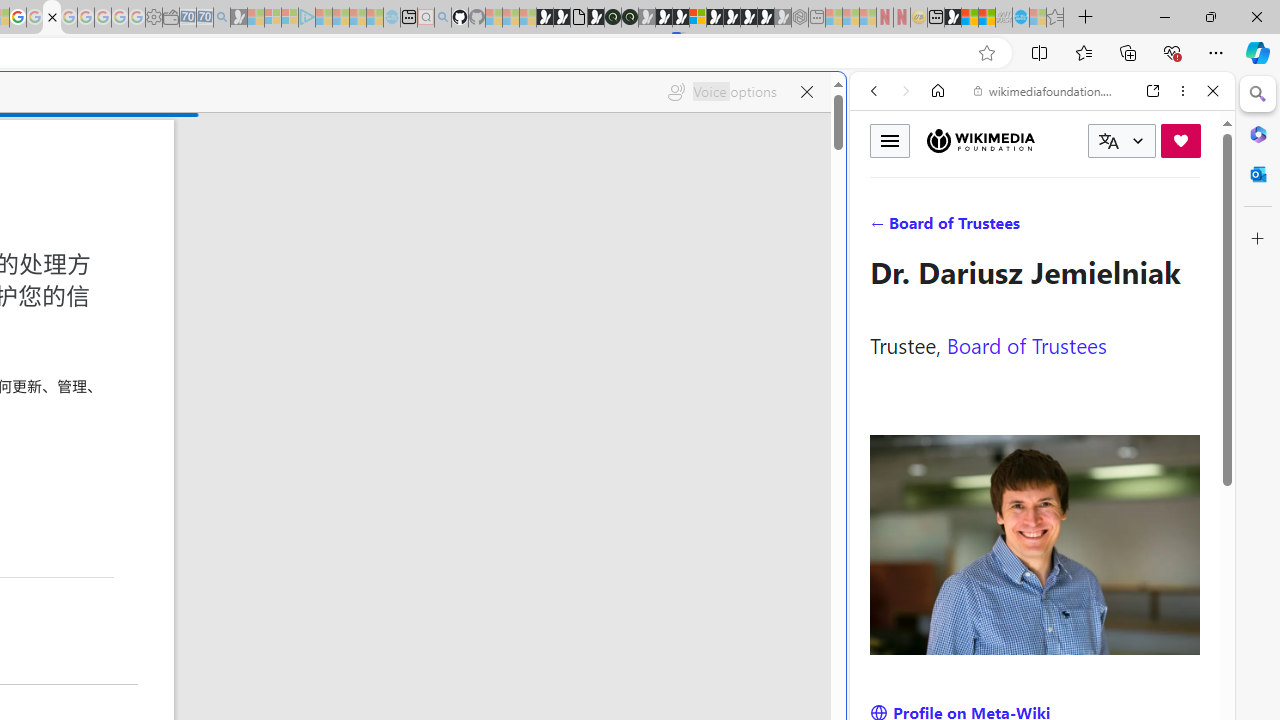 The image size is (1280, 720). Describe the element at coordinates (1180, 139) in the screenshot. I see `'Donate now'` at that location.